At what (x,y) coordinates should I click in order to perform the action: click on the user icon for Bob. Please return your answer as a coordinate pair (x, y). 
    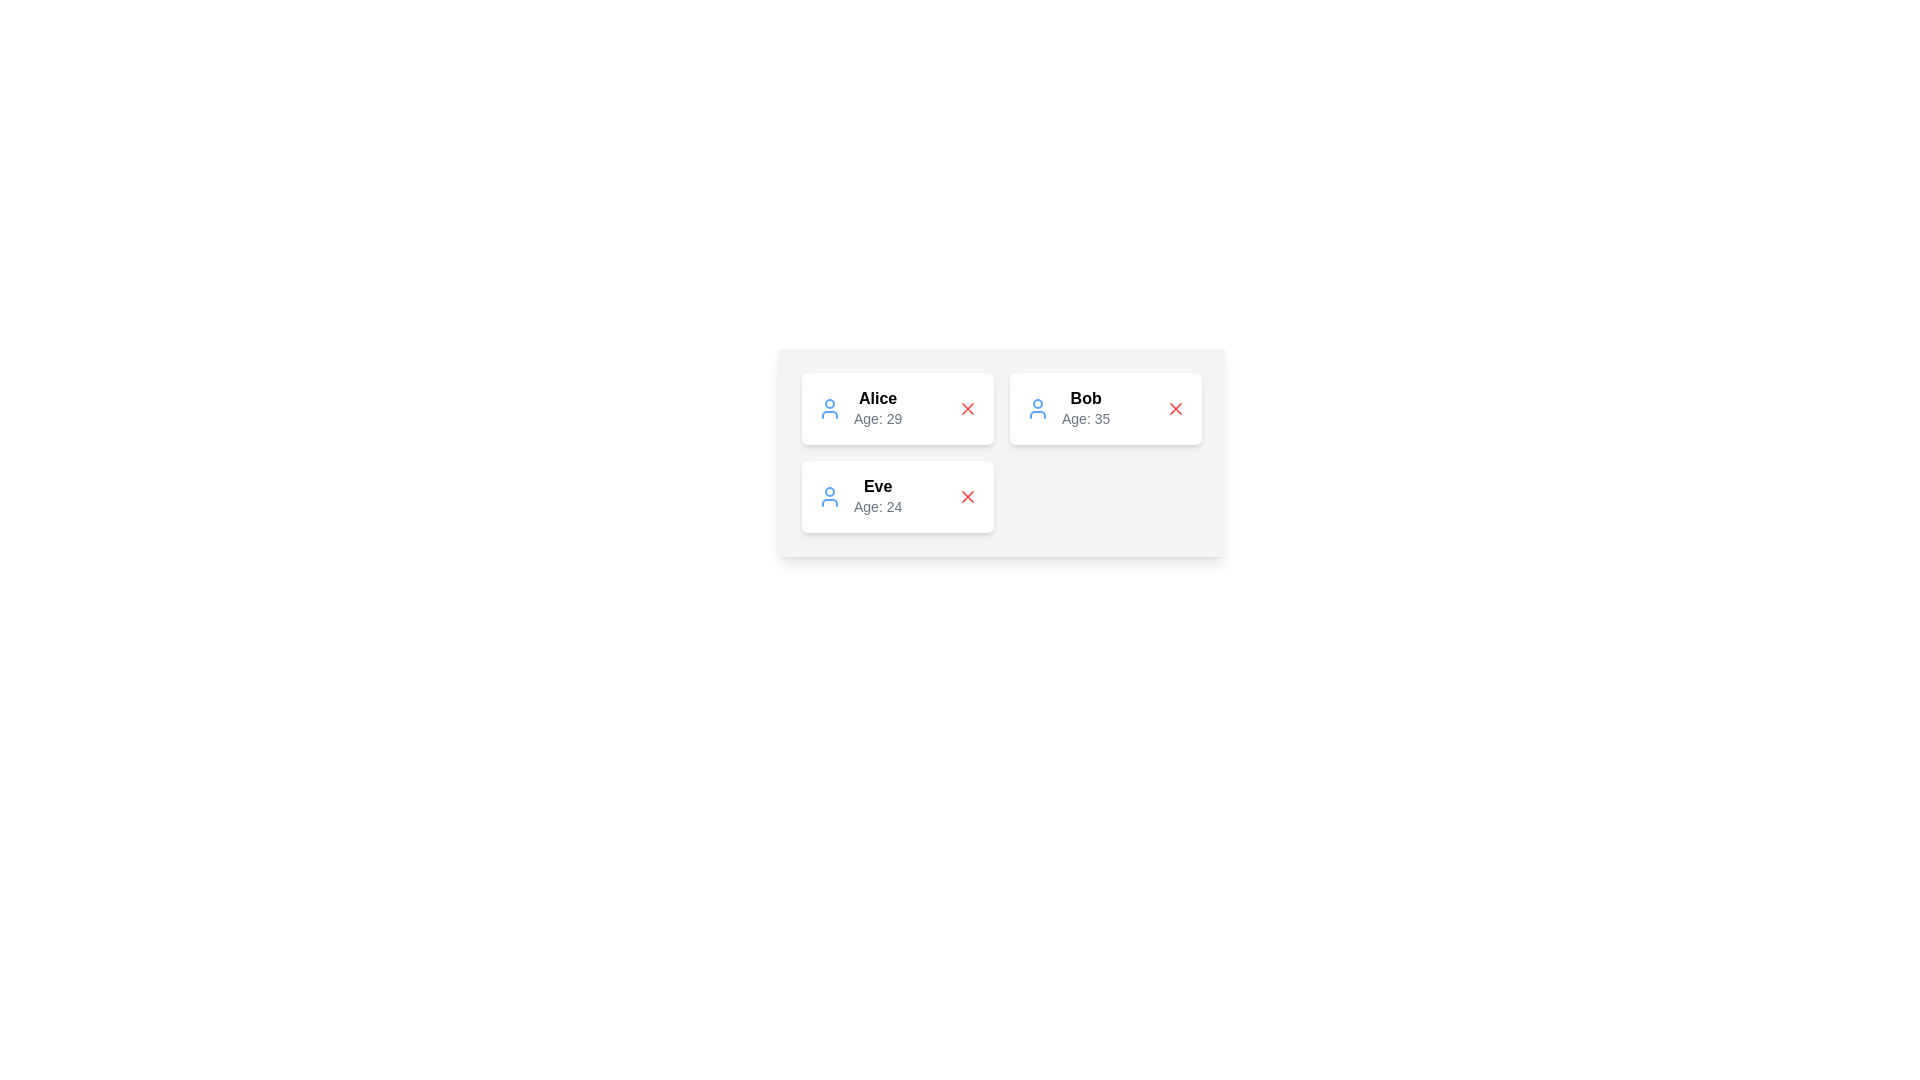
    Looking at the image, I should click on (1037, 407).